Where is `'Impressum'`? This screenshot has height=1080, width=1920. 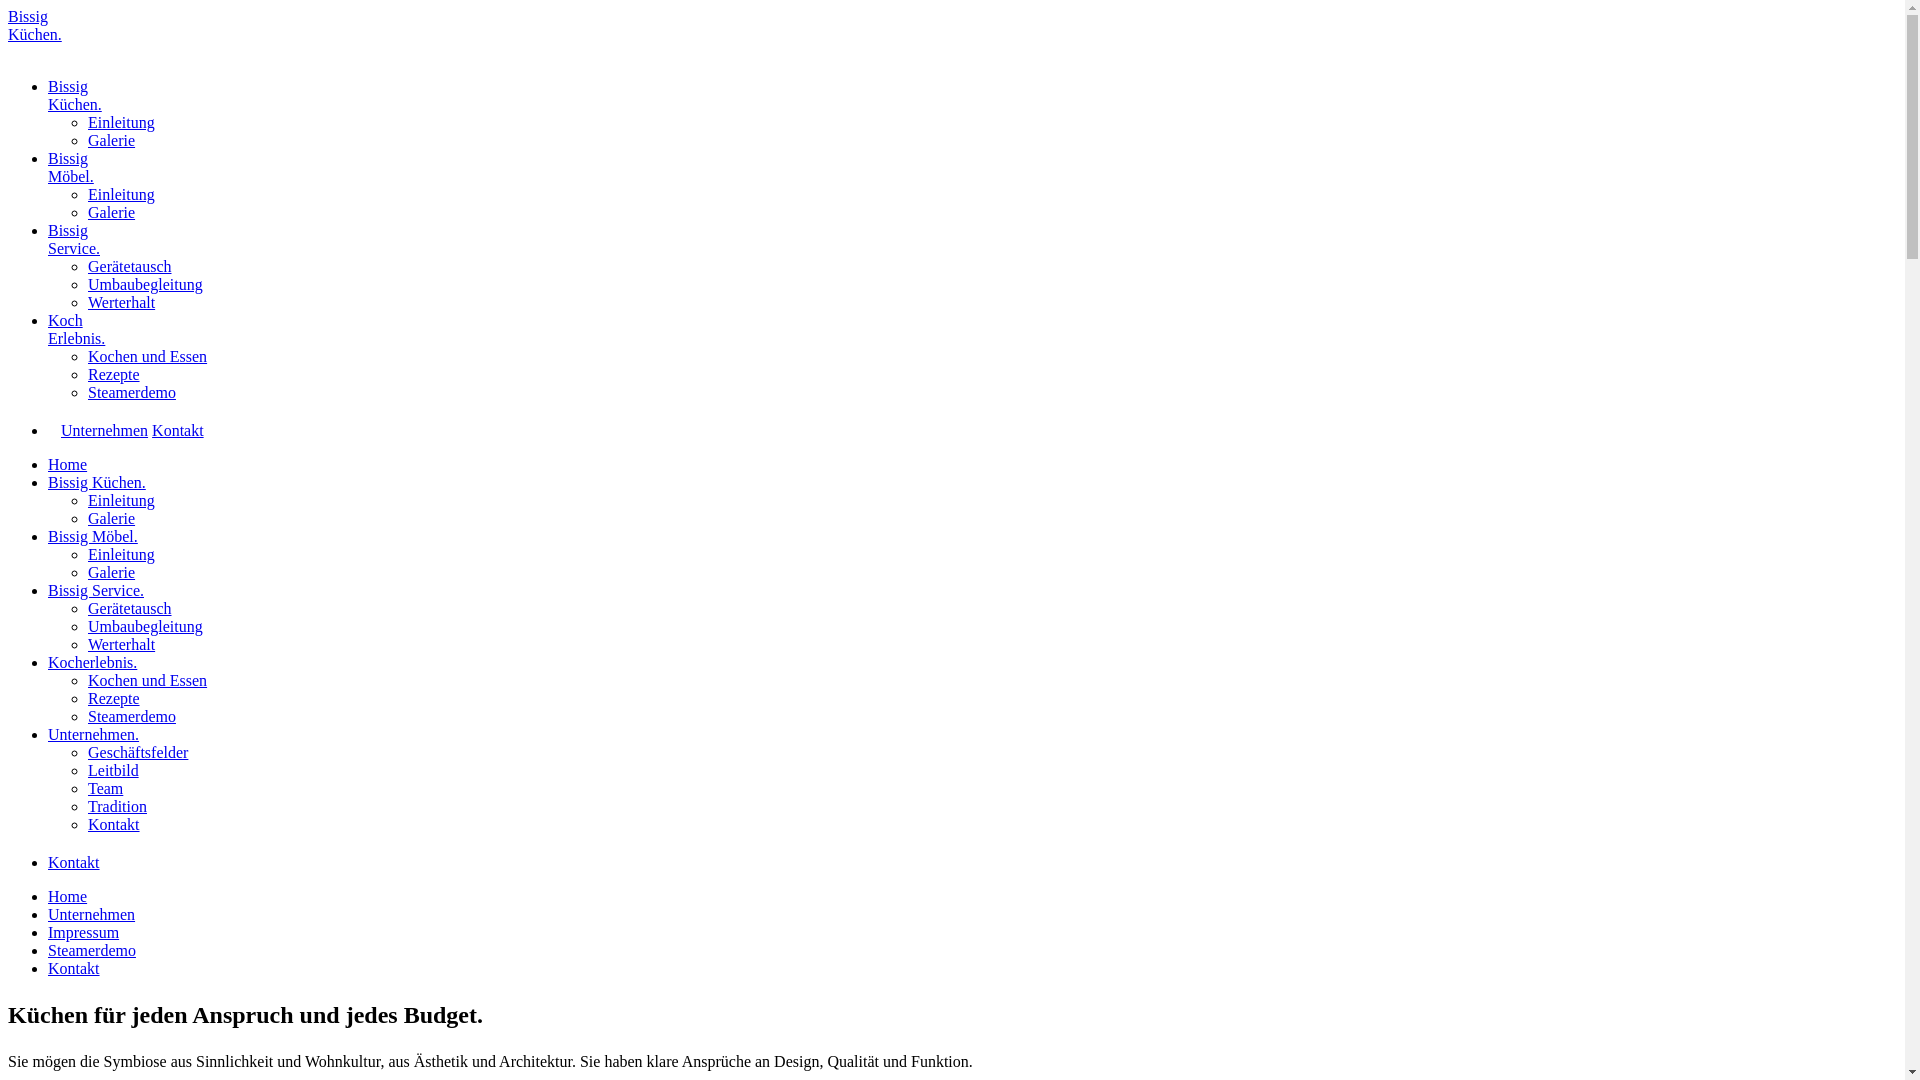 'Impressum' is located at coordinates (82, 932).